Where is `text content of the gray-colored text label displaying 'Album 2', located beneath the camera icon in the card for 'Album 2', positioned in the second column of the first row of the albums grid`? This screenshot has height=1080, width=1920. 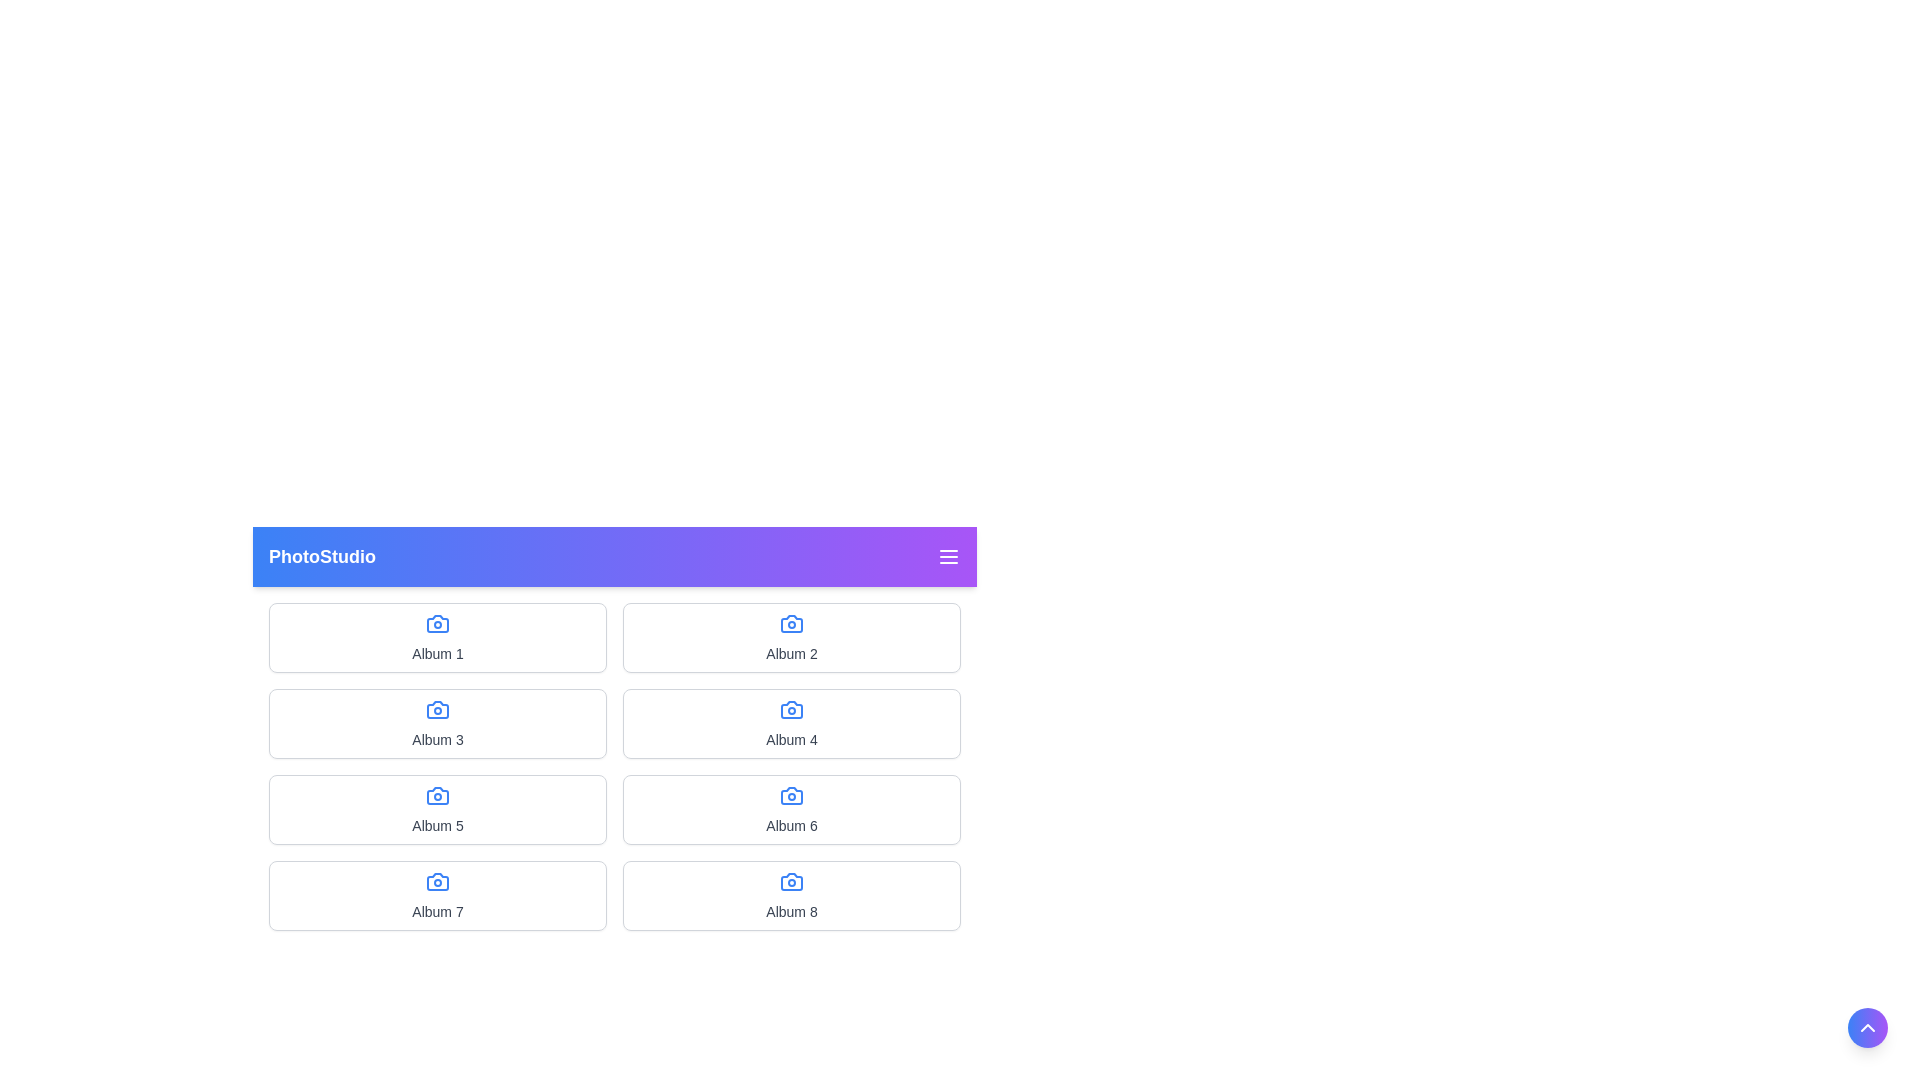 text content of the gray-colored text label displaying 'Album 2', located beneath the camera icon in the card for 'Album 2', positioned in the second column of the first row of the albums grid is located at coordinates (791, 654).